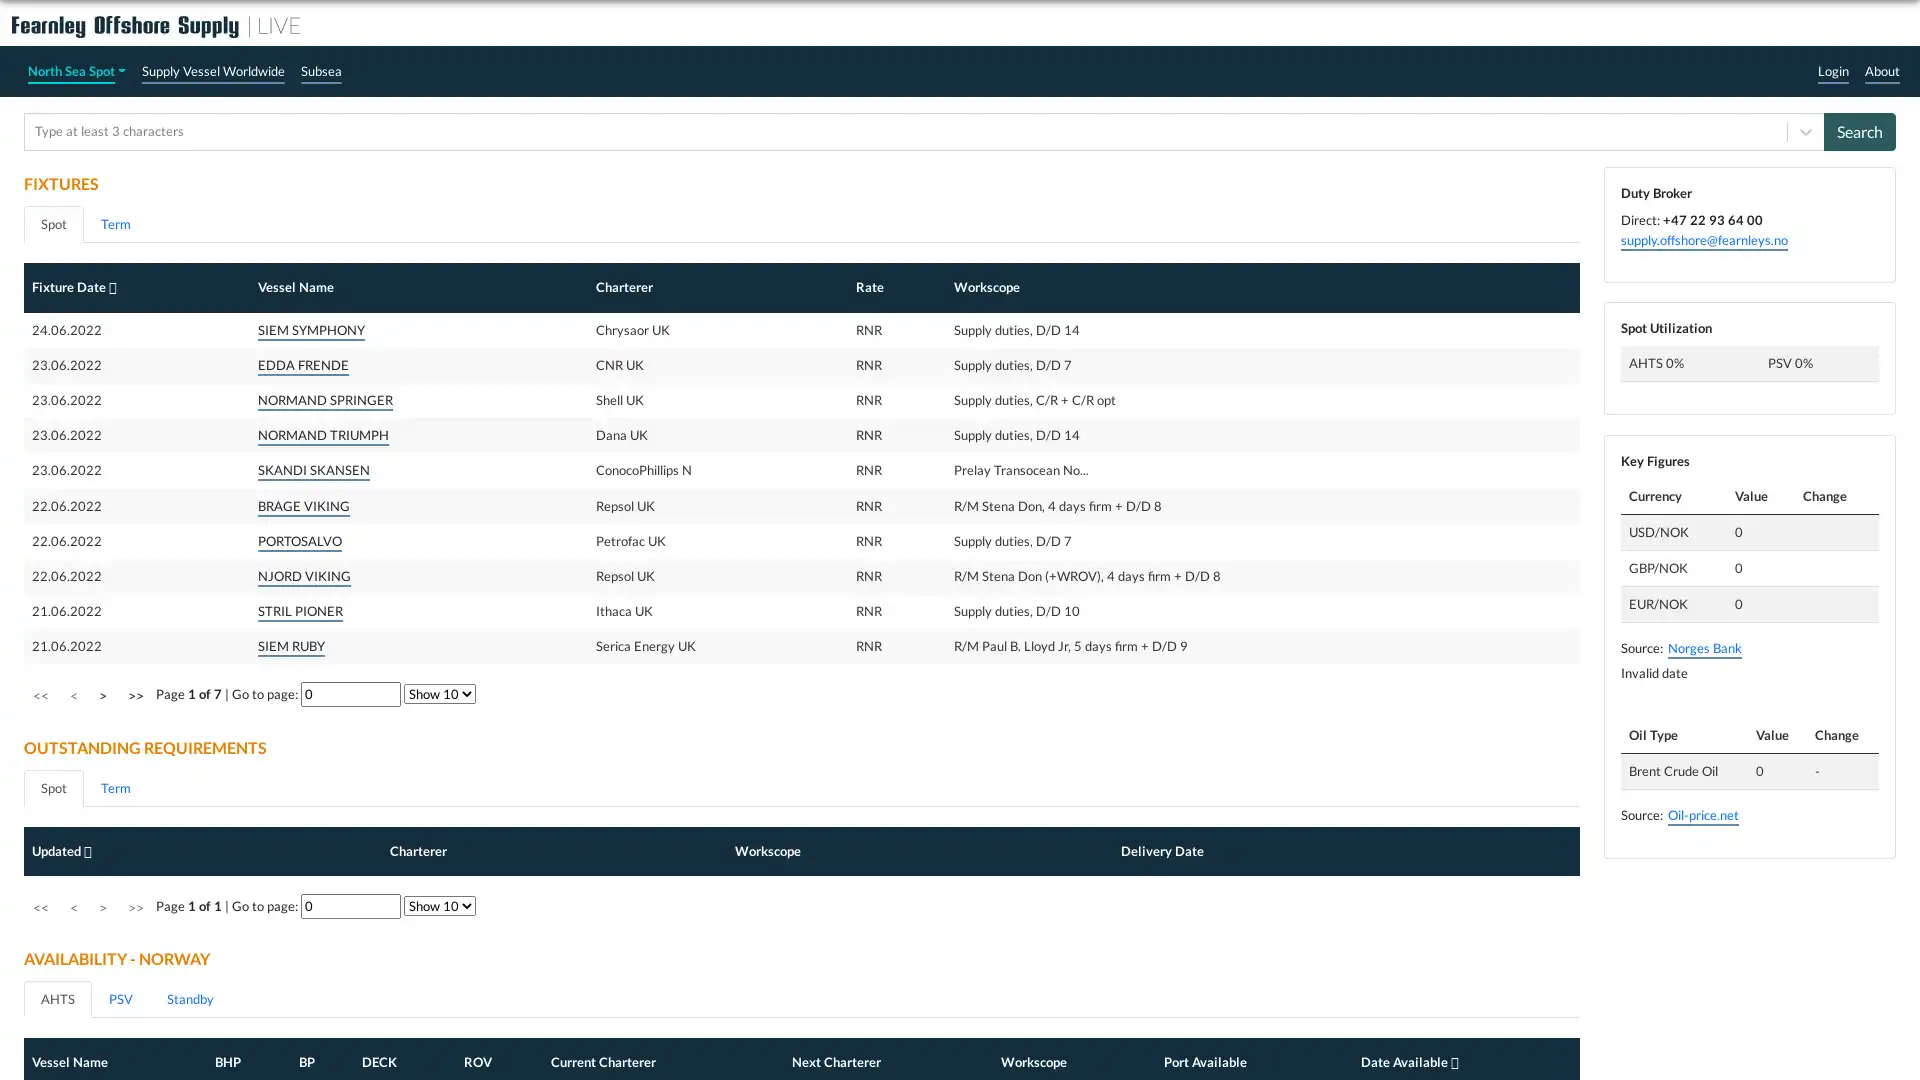 This screenshot has width=1920, height=1080. I want to click on <<, so click(41, 1012).